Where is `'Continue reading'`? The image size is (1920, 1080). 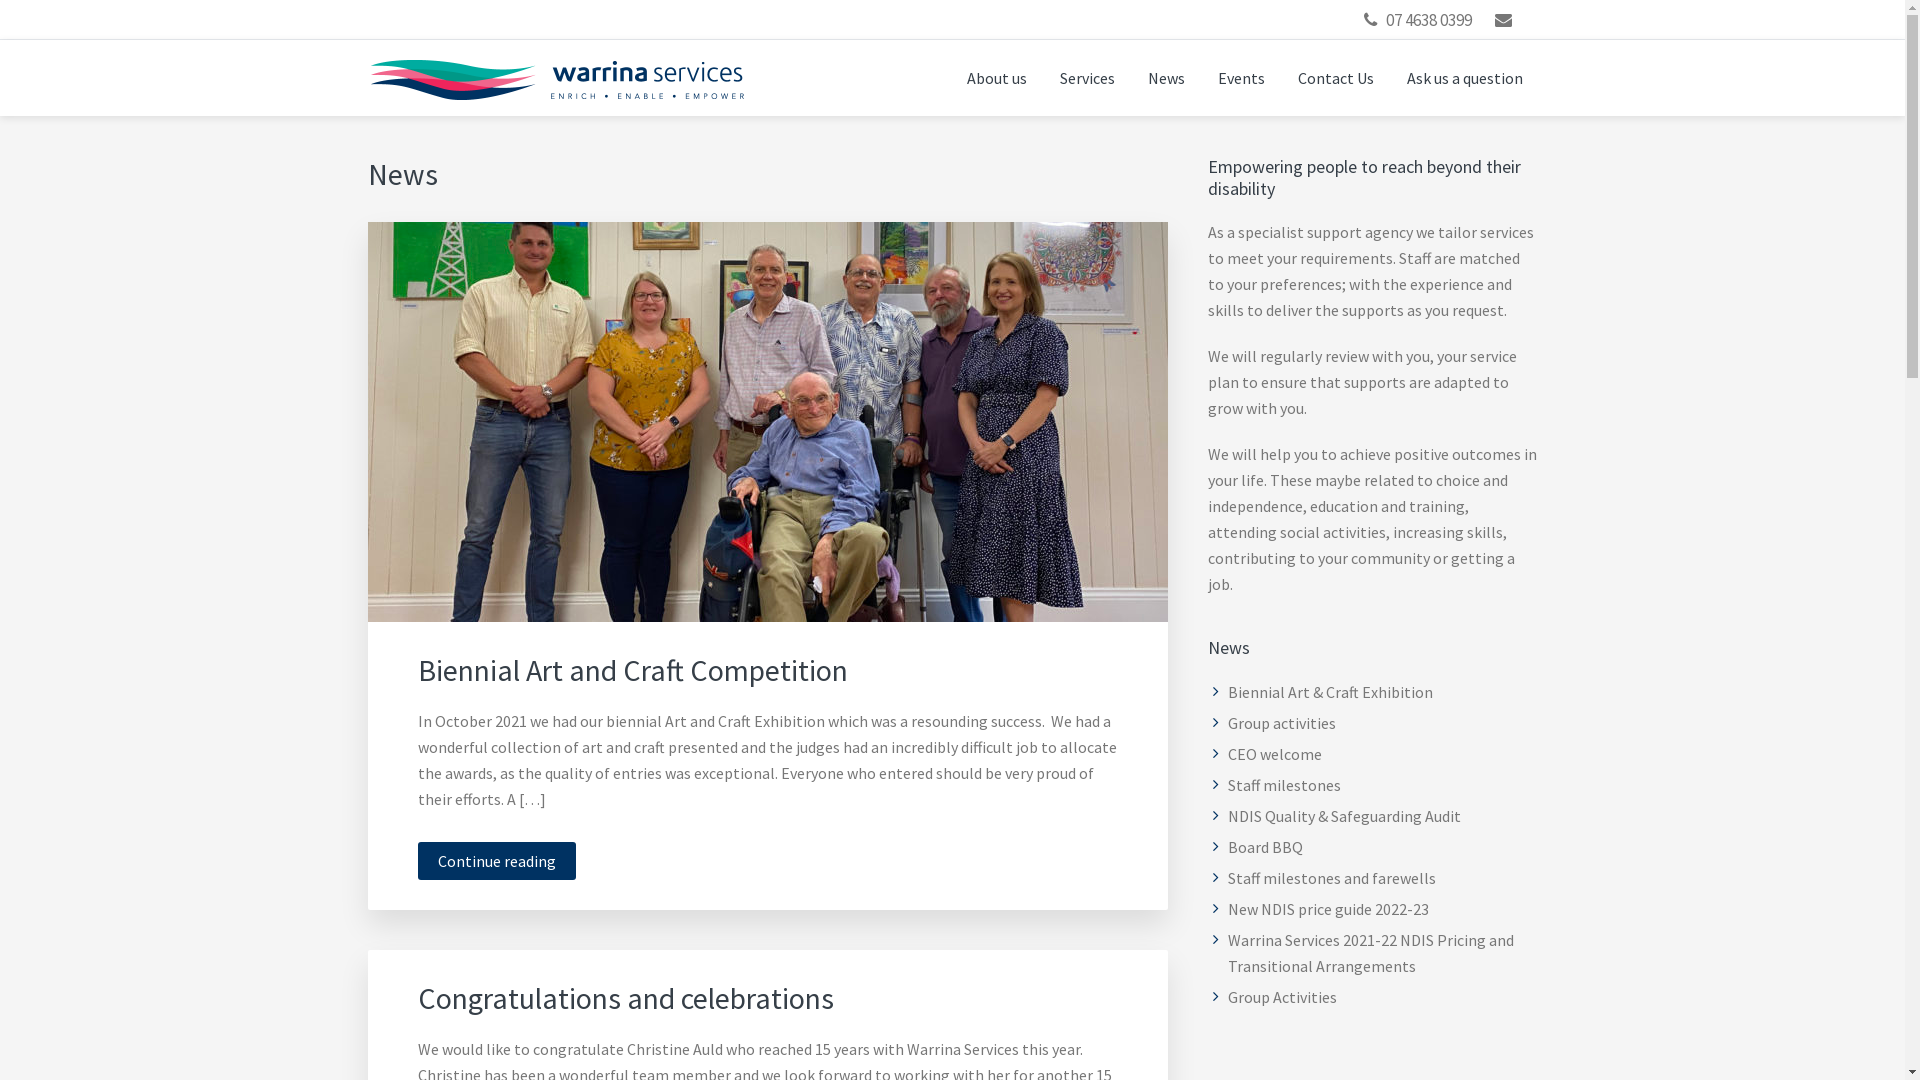 'Continue reading' is located at coordinates (497, 859).